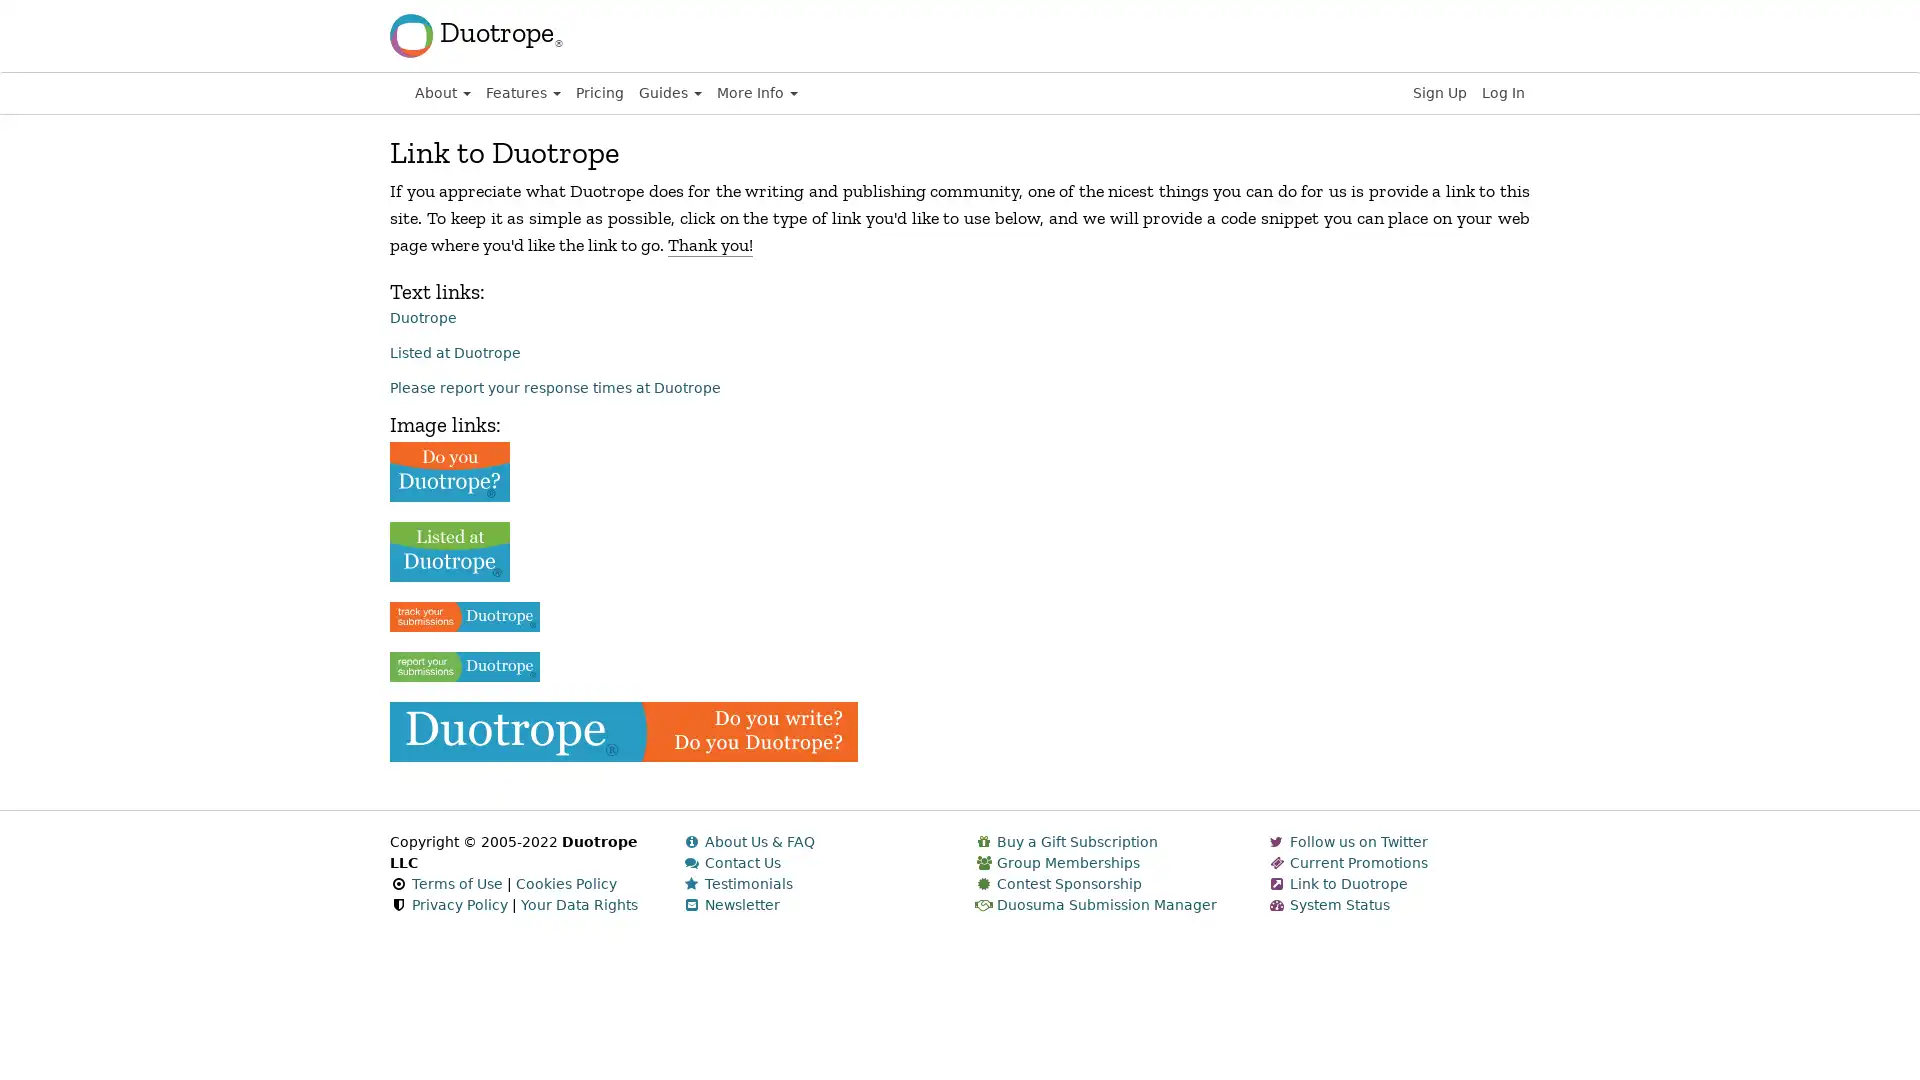 This screenshot has height=1080, width=1920. I want to click on Submit, so click(449, 470).